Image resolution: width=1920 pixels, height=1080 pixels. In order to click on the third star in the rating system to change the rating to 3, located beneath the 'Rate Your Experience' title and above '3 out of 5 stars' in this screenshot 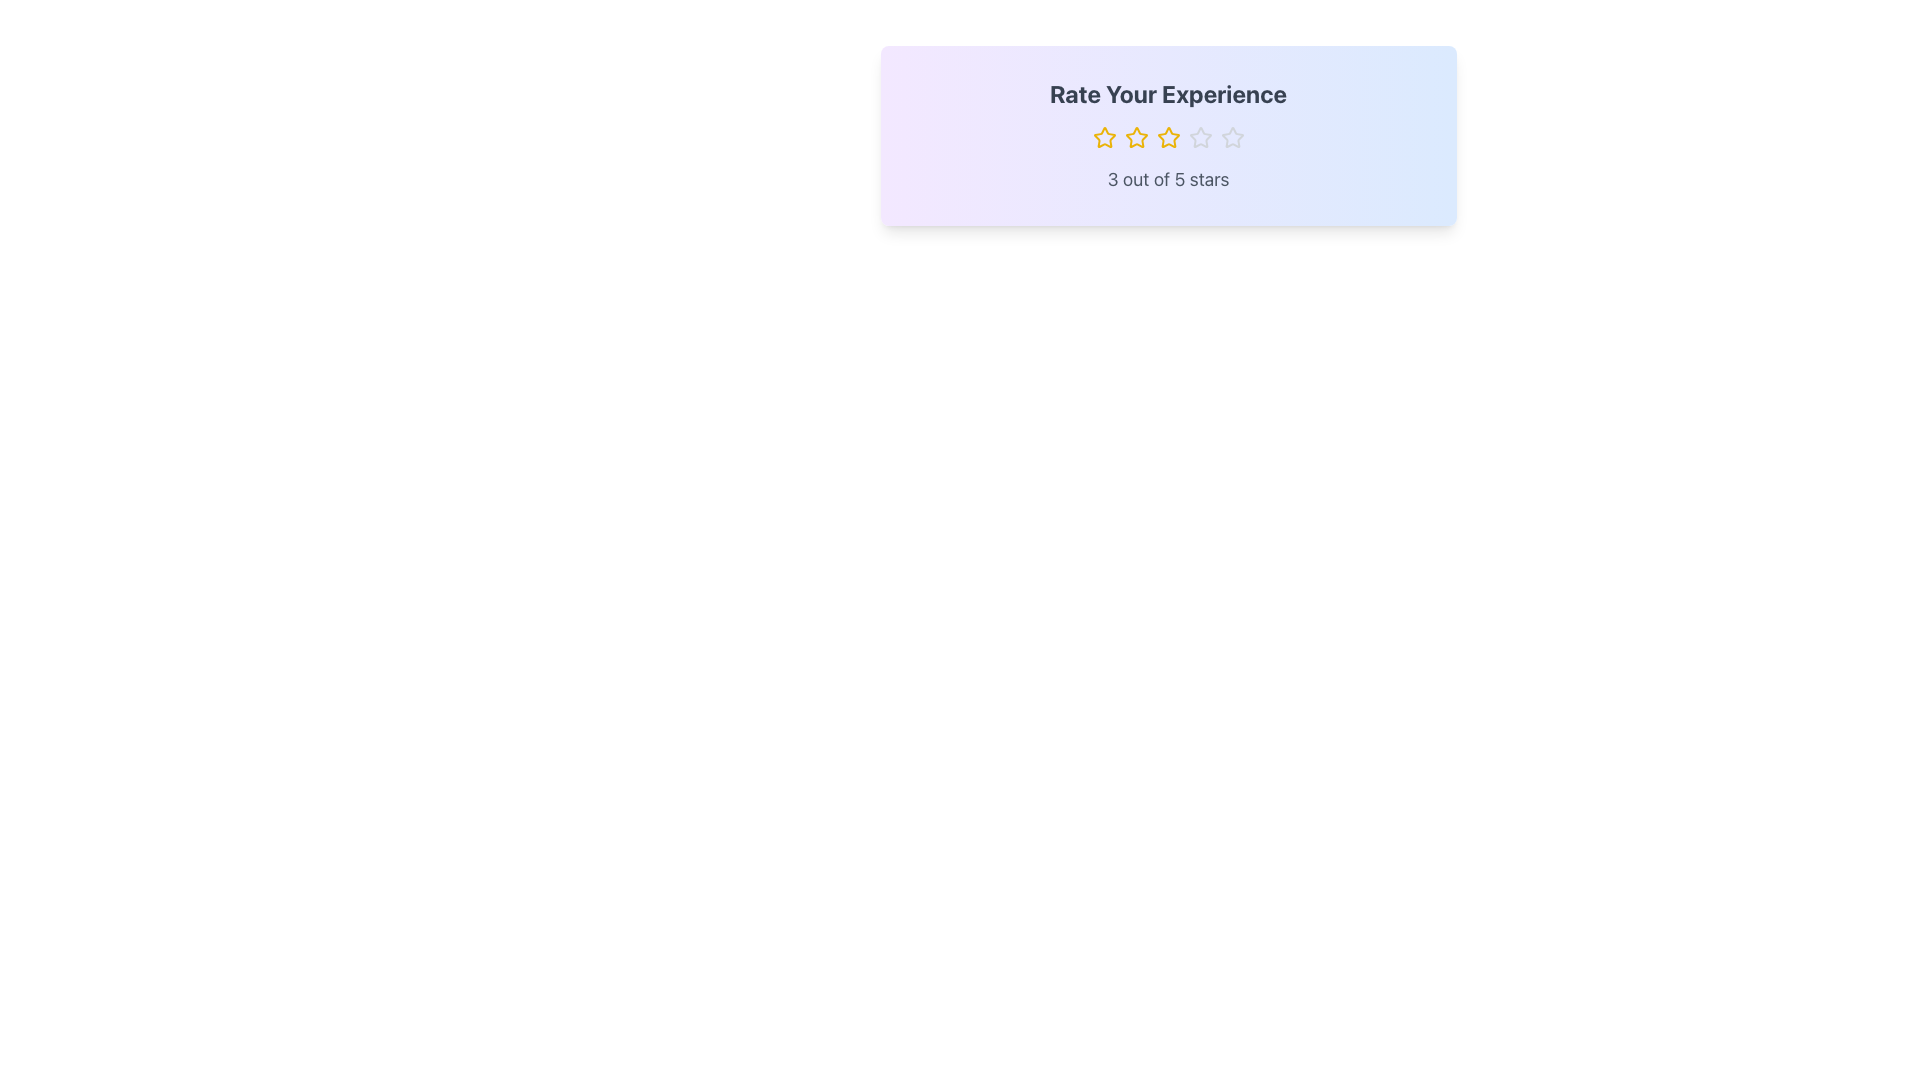, I will do `click(1168, 137)`.